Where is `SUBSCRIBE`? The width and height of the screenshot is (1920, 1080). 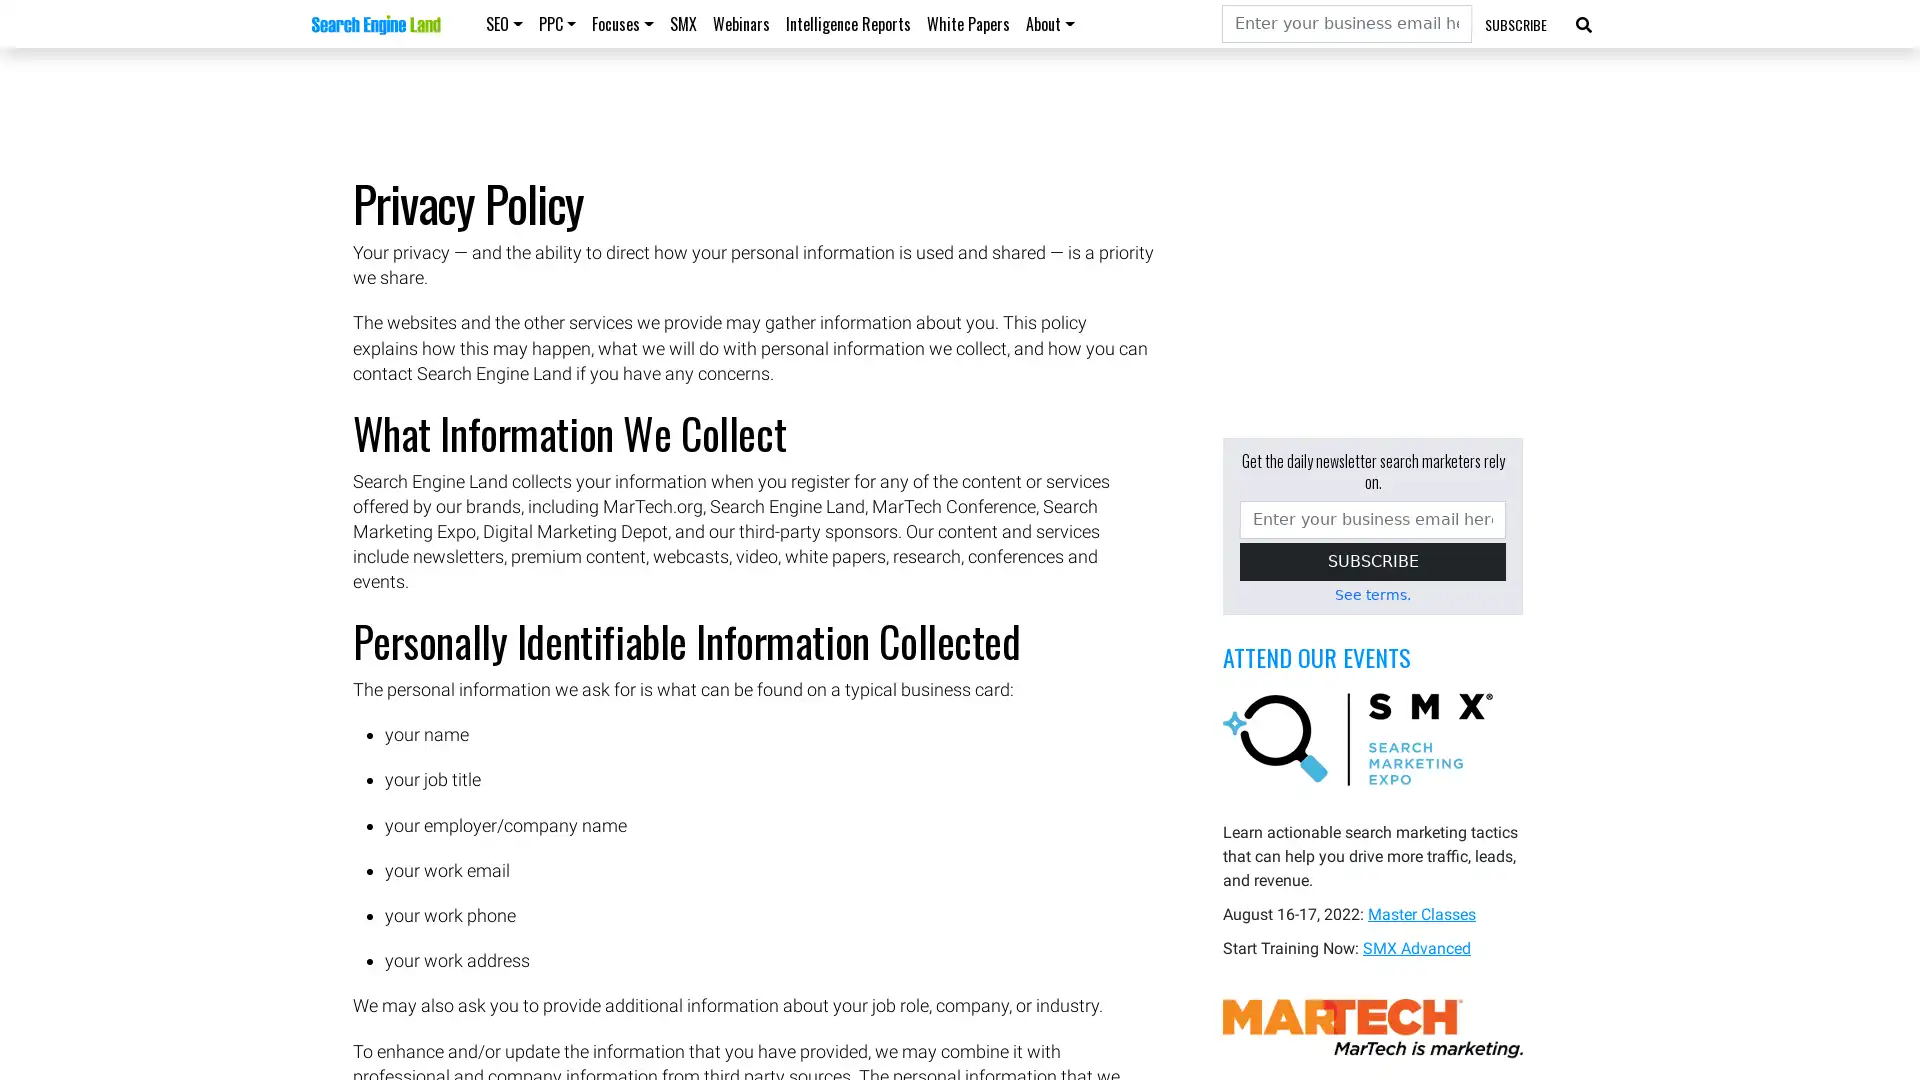 SUBSCRIBE is located at coordinates (1371, 560).